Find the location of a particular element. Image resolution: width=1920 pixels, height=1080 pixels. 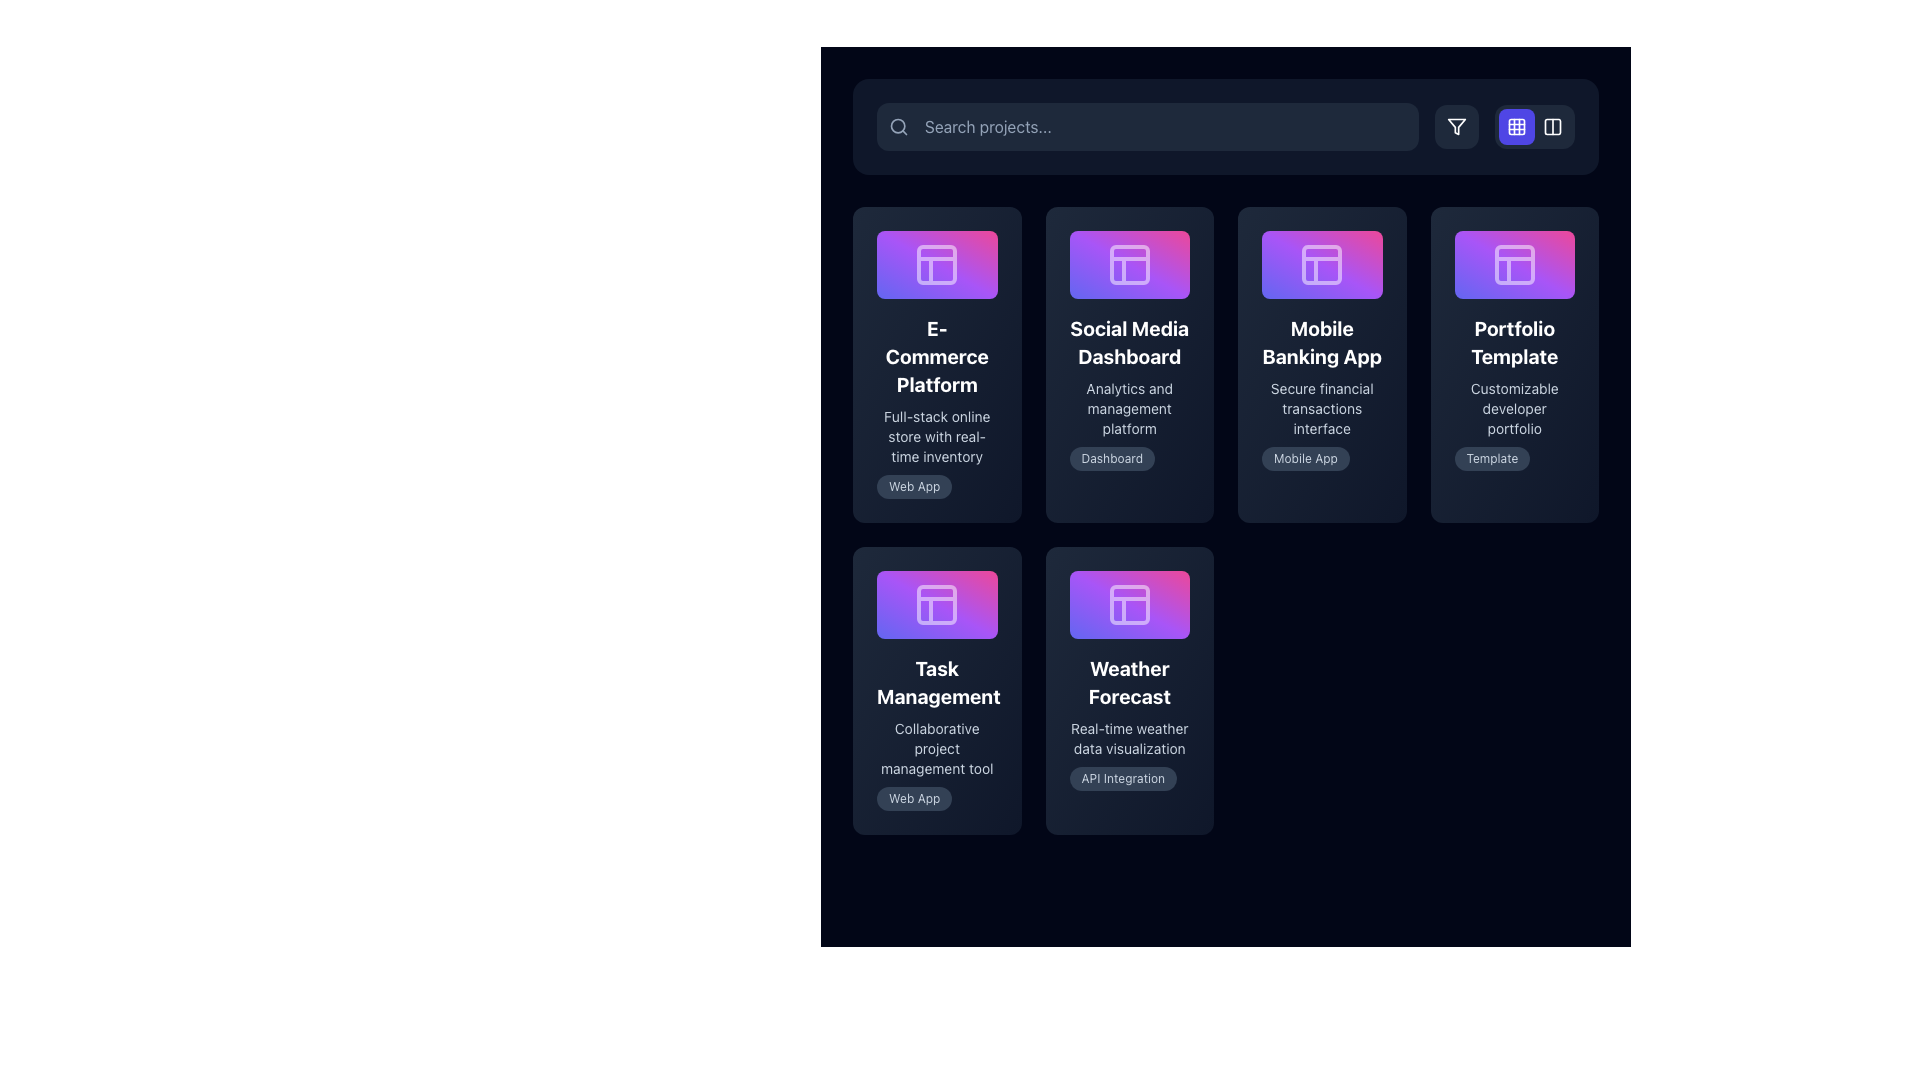

text displayed in the 'Weather Forecast' component, which includes the headline and descriptive text along with the 'API Integration' badge is located at coordinates (1129, 722).